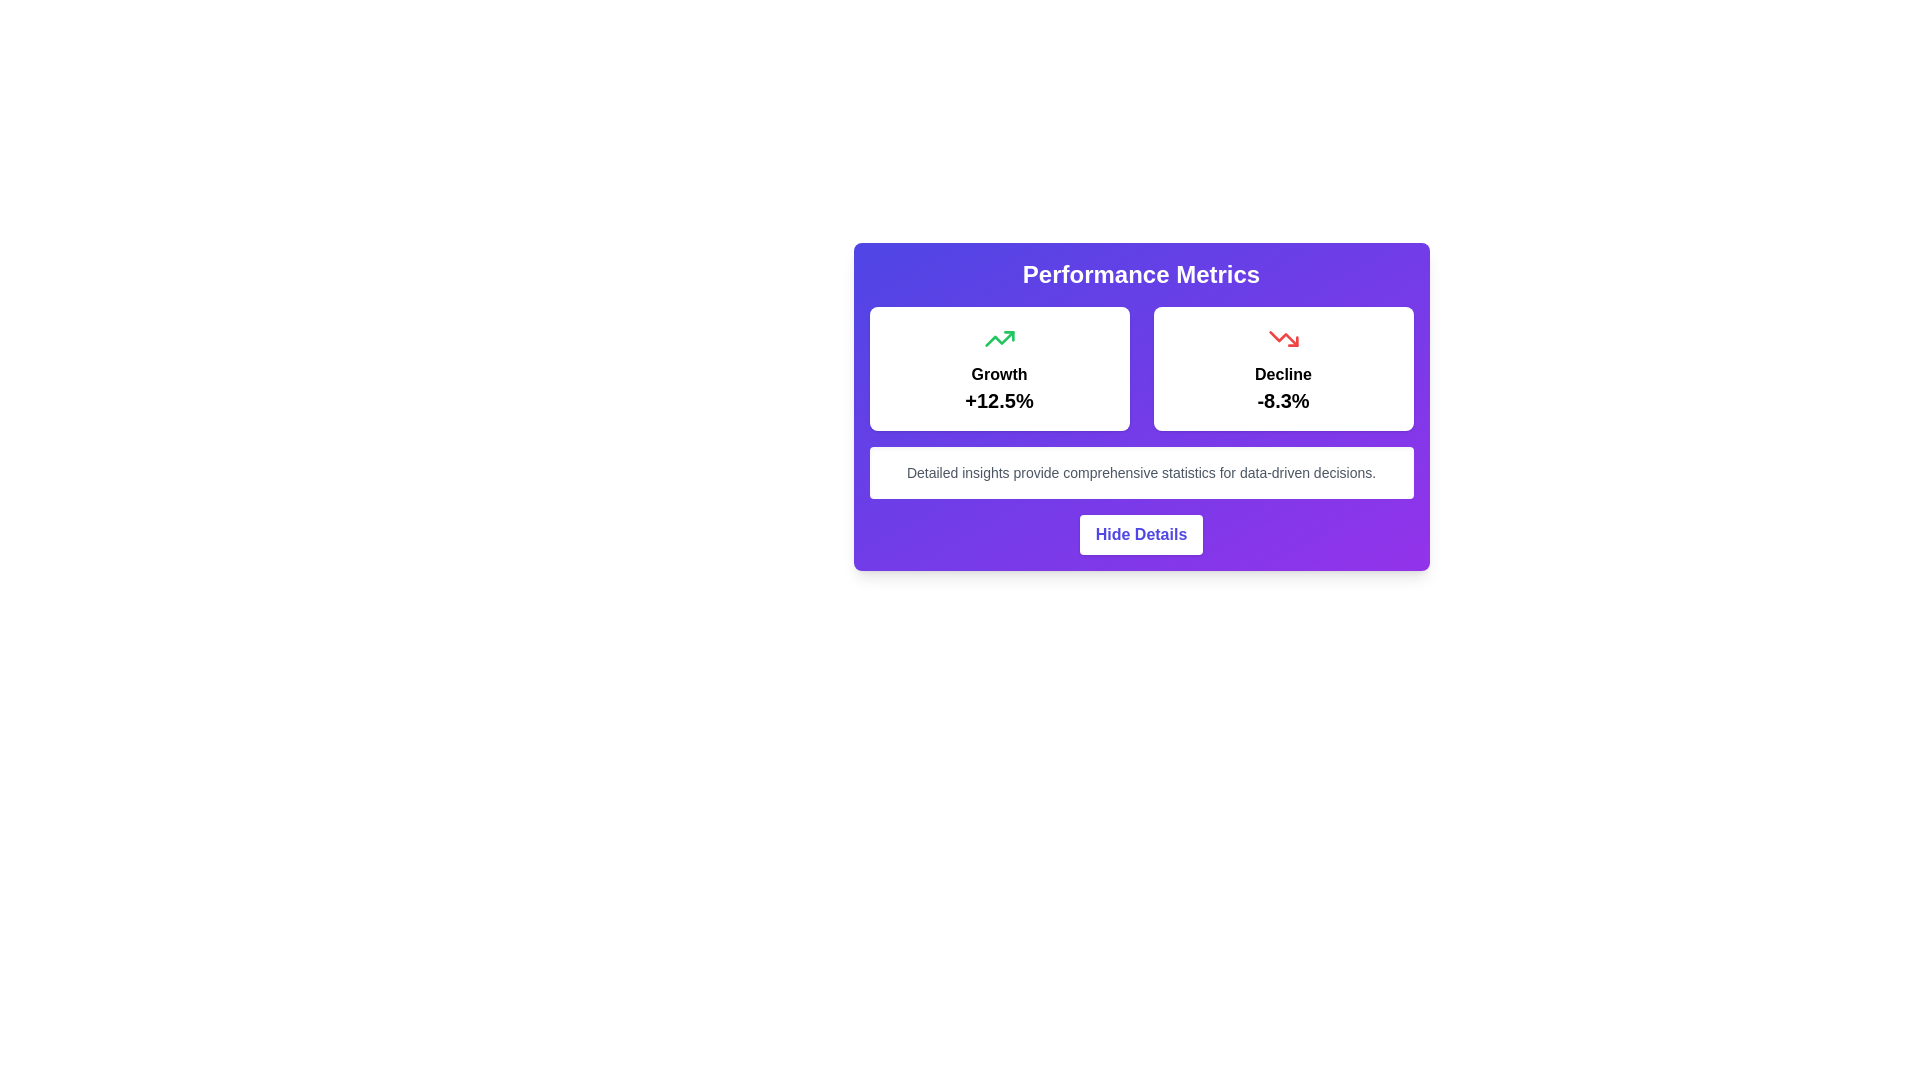  I want to click on the Statistical Card, which features a white background, rounded corners, and contains the text 'Growth' and the percentage '+12.5%' with a green upward trending icon at the top center, so click(999, 369).